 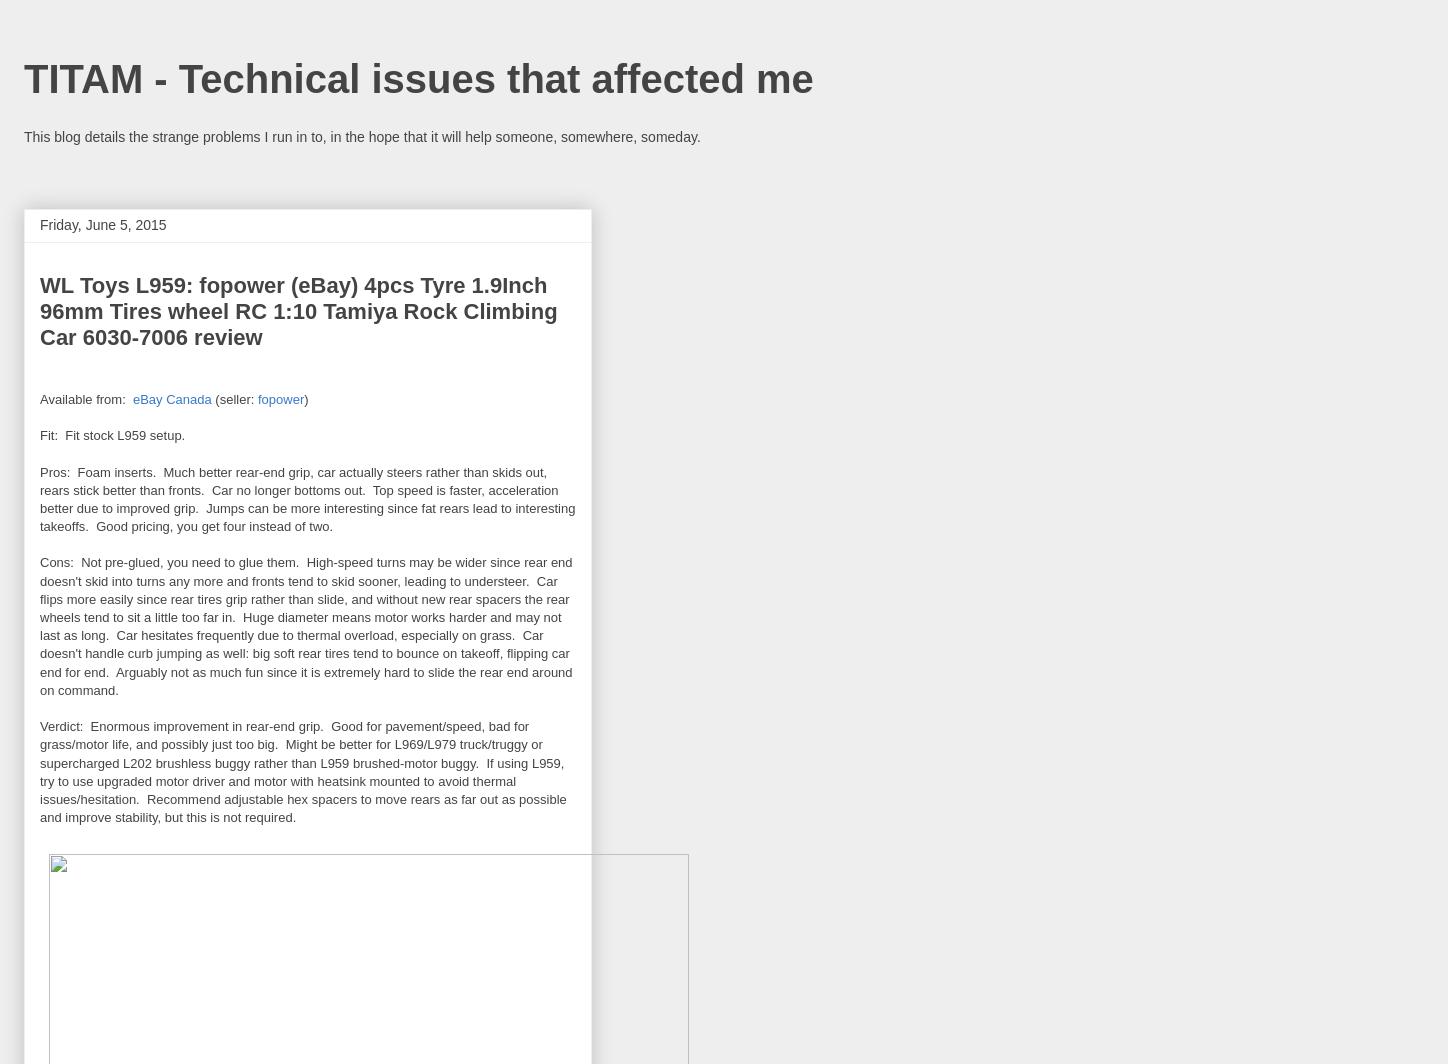 What do you see at coordinates (302, 772) in the screenshot?
I see `'Verdict:  Enormous improvement in rear-end grip.  Good for pavement/speed, bad for grass/motor life, and possibly just too big.  Might be better for L969/L979 truck/truggy or supercharged L202 brushless buggy rather than L959 brushed-motor buggy.  If using L959, try to use upgraded motor driver and motor with heatsink mounted to avoid thermal issues/hesitation.  Recommend adjustable hex spacers to move rears as far out as possible and improve stability, but this is not required.'` at bounding box center [302, 772].